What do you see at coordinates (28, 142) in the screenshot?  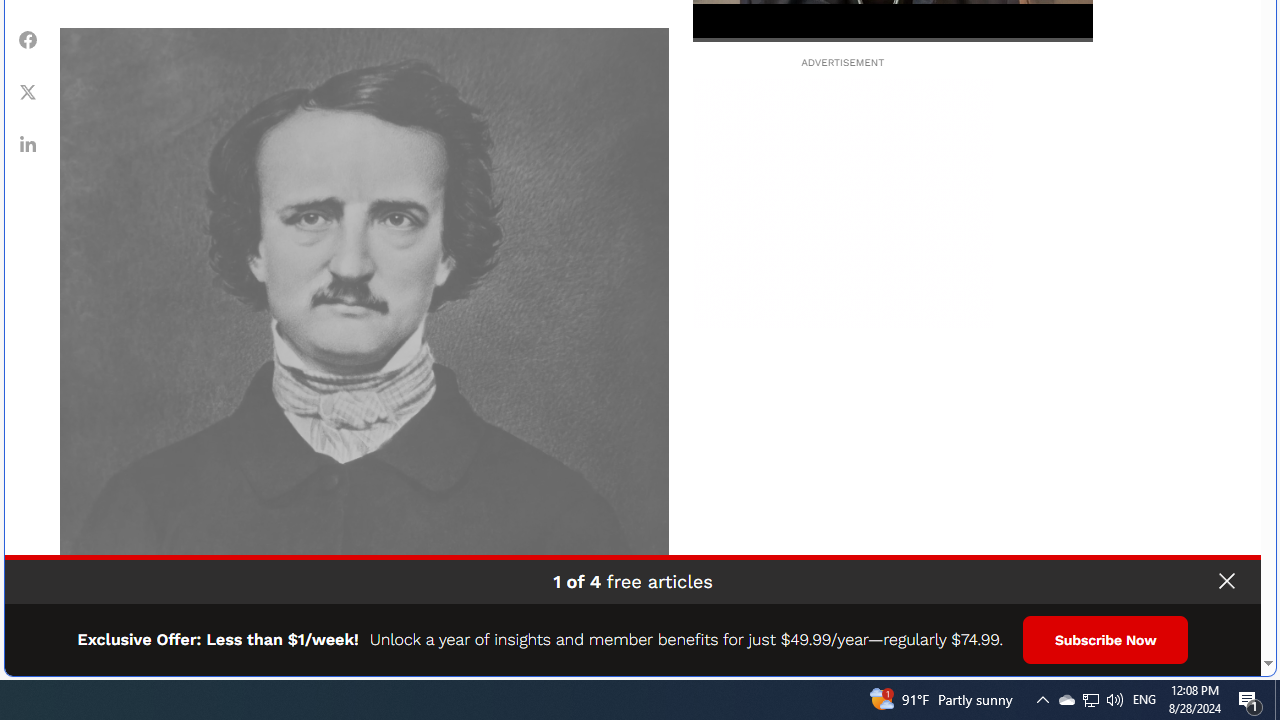 I see `'Share Linkedin'` at bounding box center [28, 142].